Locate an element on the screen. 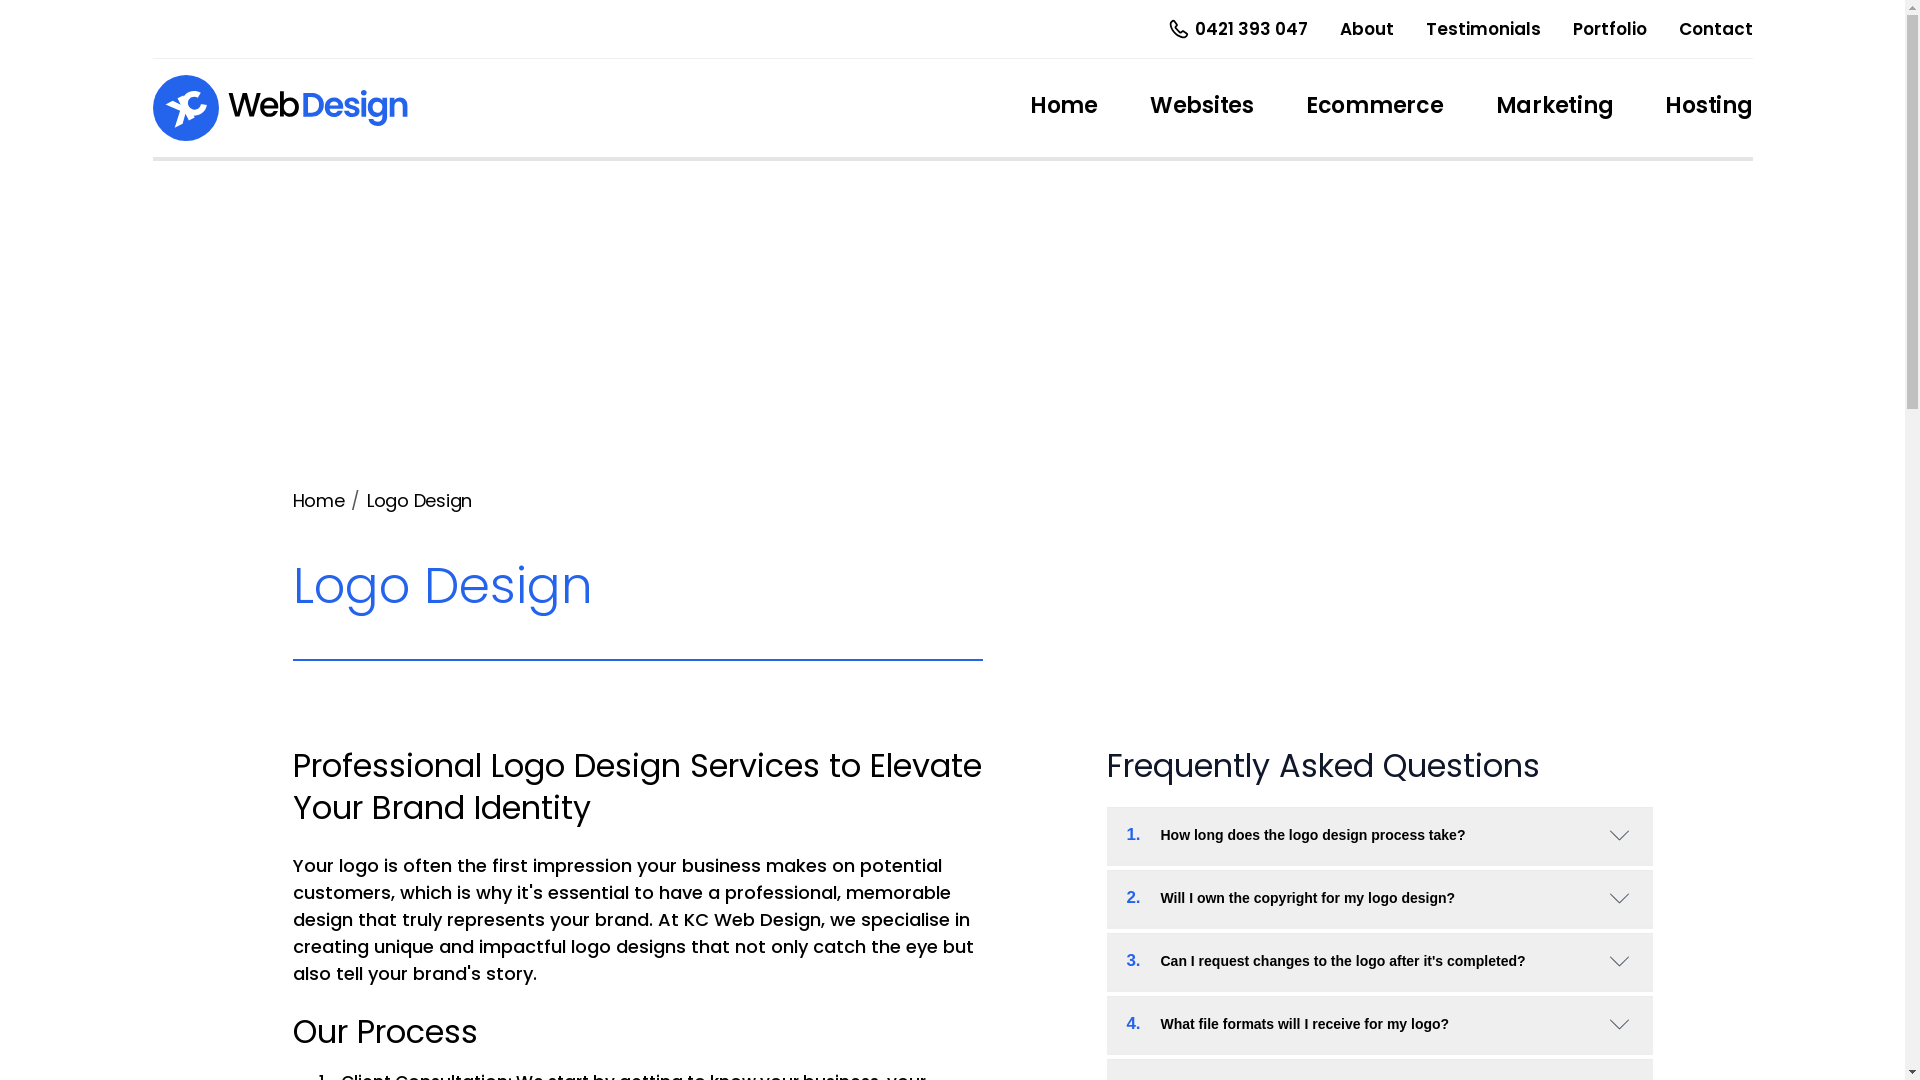 The height and width of the screenshot is (1080, 1920). 'Portfolio' is located at coordinates (1608, 28).